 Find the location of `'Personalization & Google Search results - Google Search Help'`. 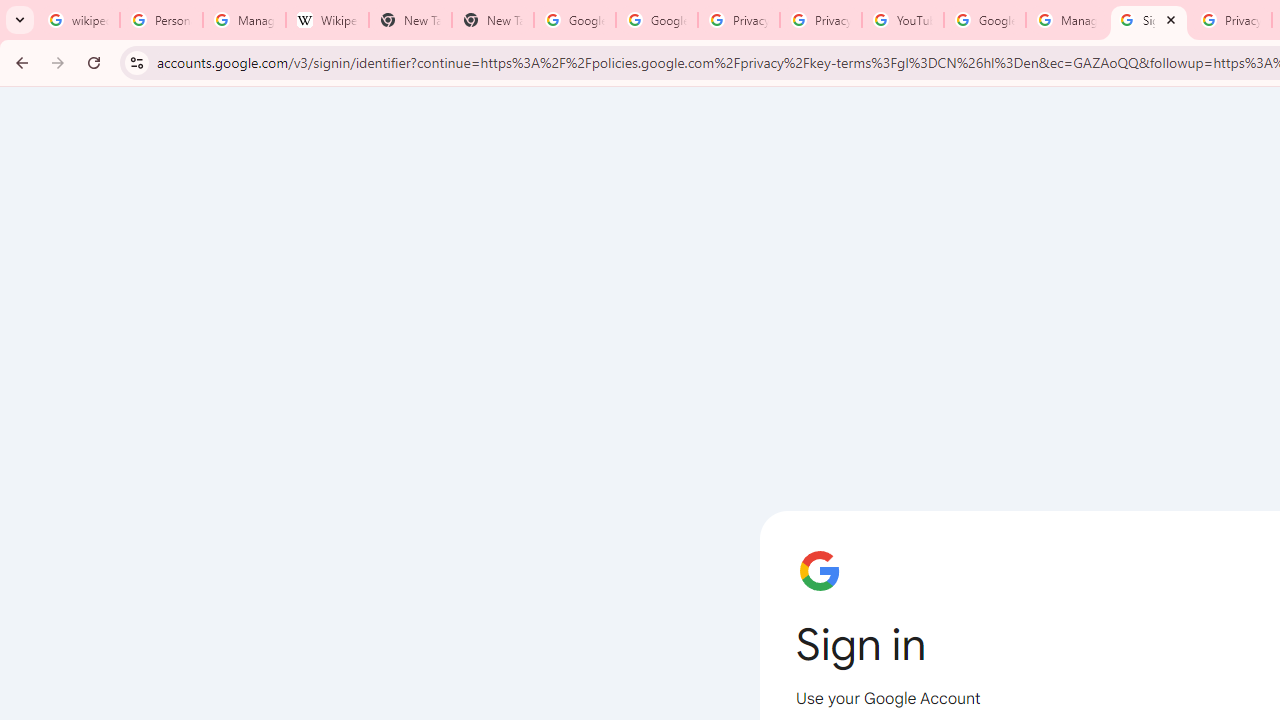

'Personalization & Google Search results - Google Search Help' is located at coordinates (161, 20).